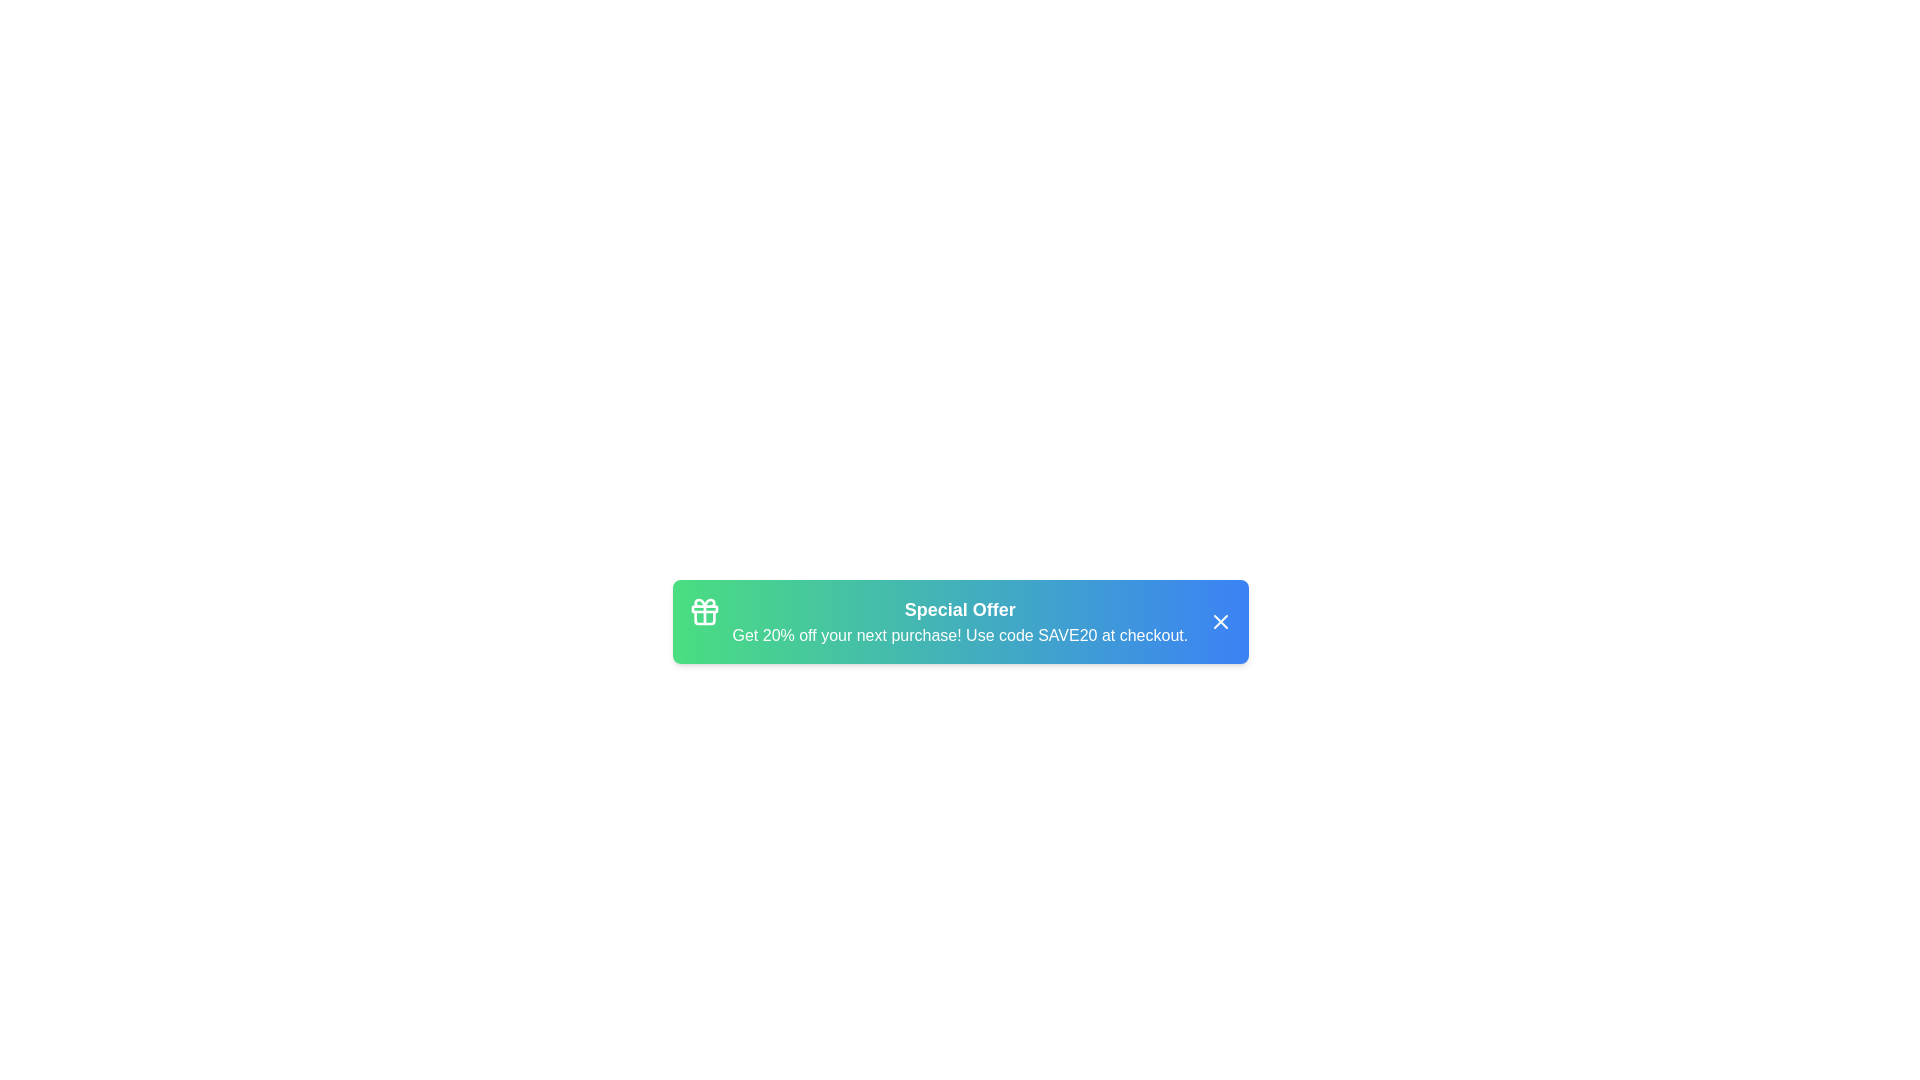 This screenshot has width=1920, height=1080. Describe the element at coordinates (1219, 620) in the screenshot. I see `close button (X icon) on the alert to dismiss it` at that location.